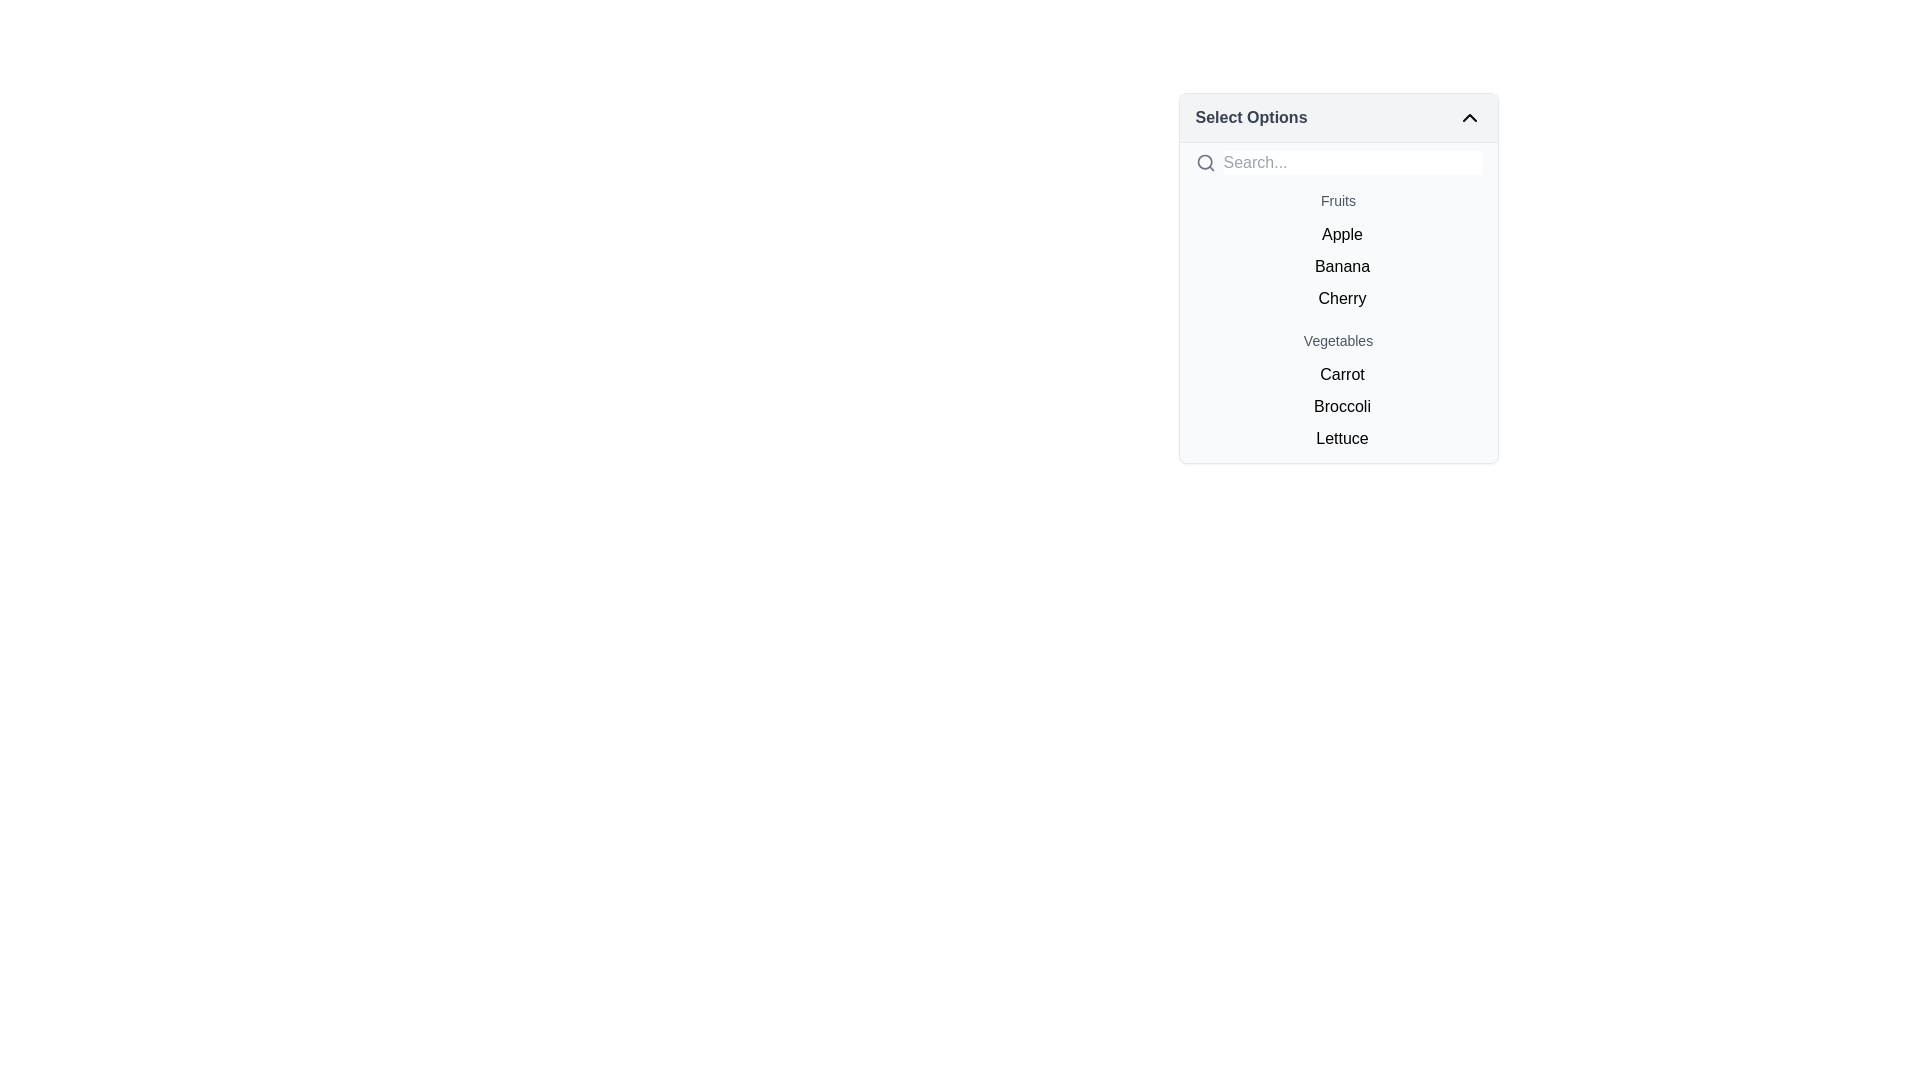 This screenshot has width=1920, height=1080. Describe the element at coordinates (1338, 252) in the screenshot. I see `the 'Banana' text item in the vertical list under the 'Fruits' heading` at that location.